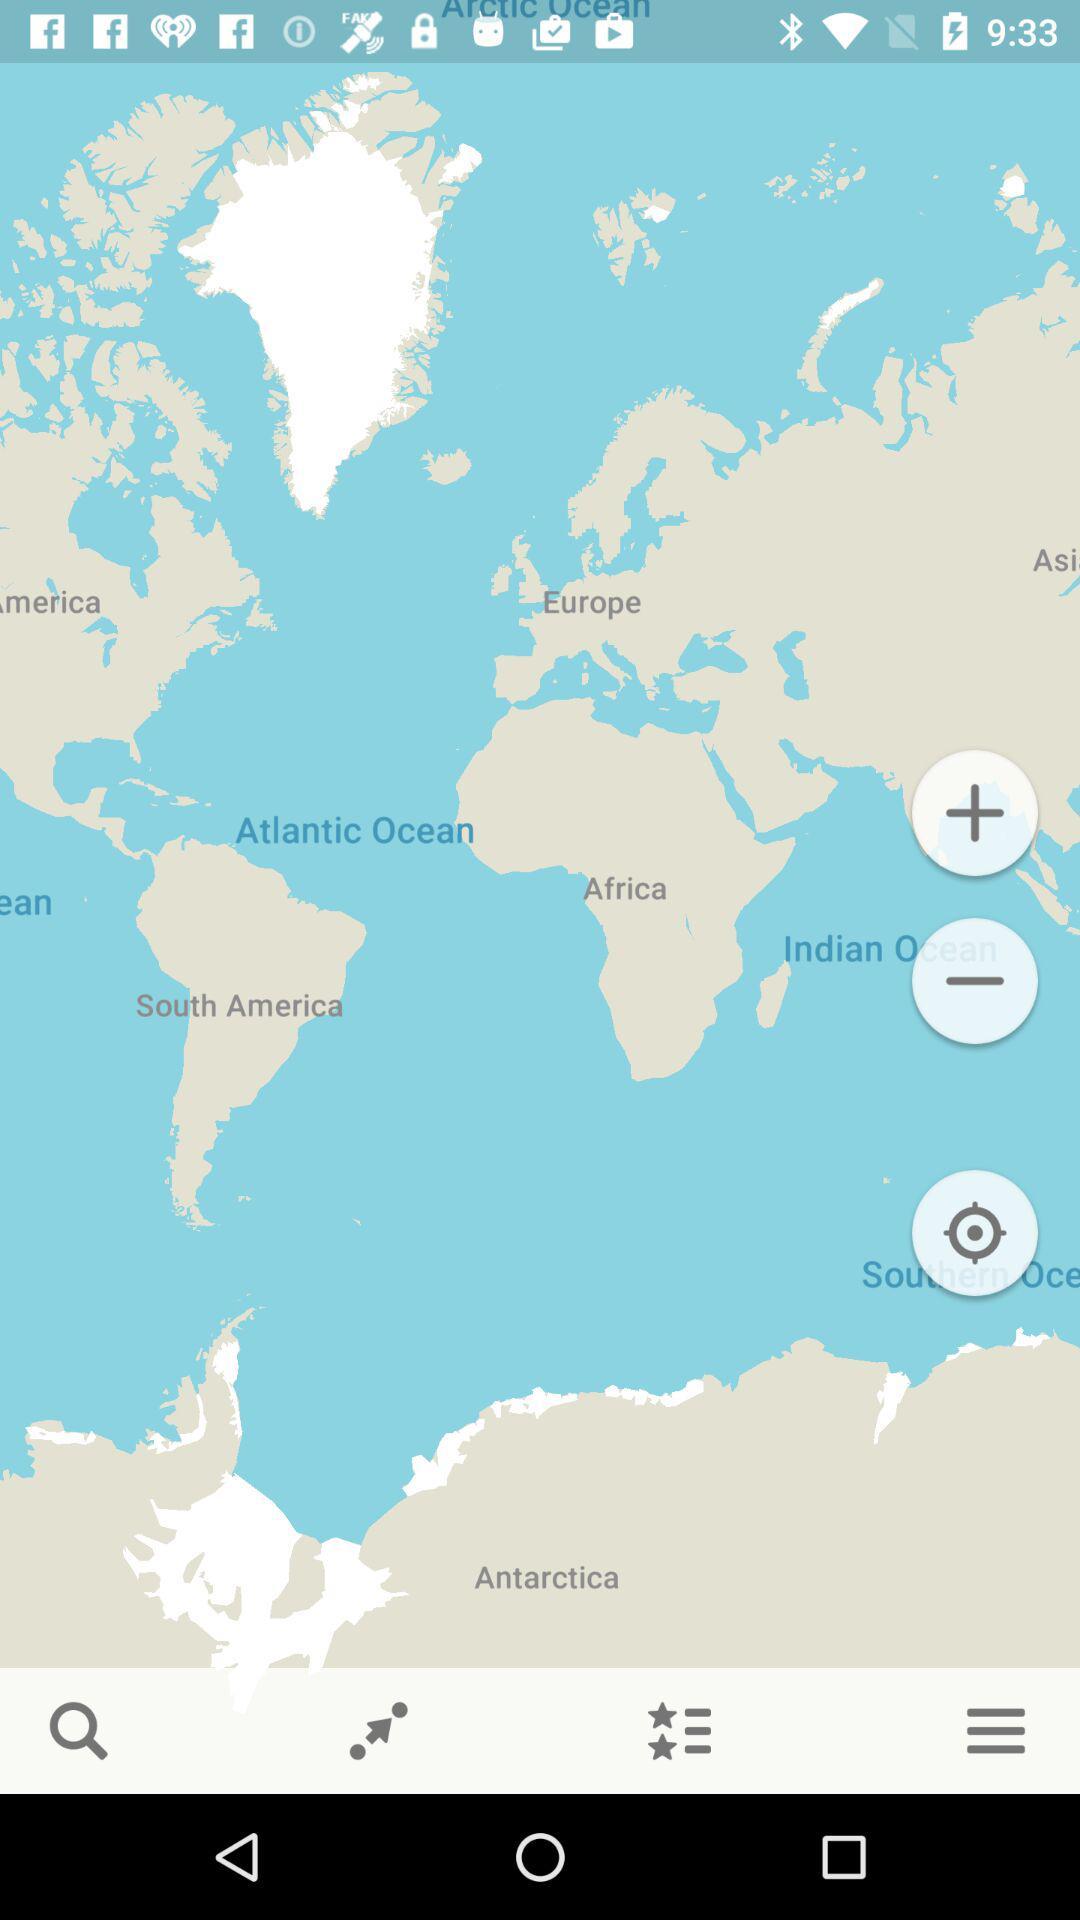 This screenshot has height=1920, width=1080. What do you see at coordinates (974, 812) in the screenshot?
I see `zooms map` at bounding box center [974, 812].